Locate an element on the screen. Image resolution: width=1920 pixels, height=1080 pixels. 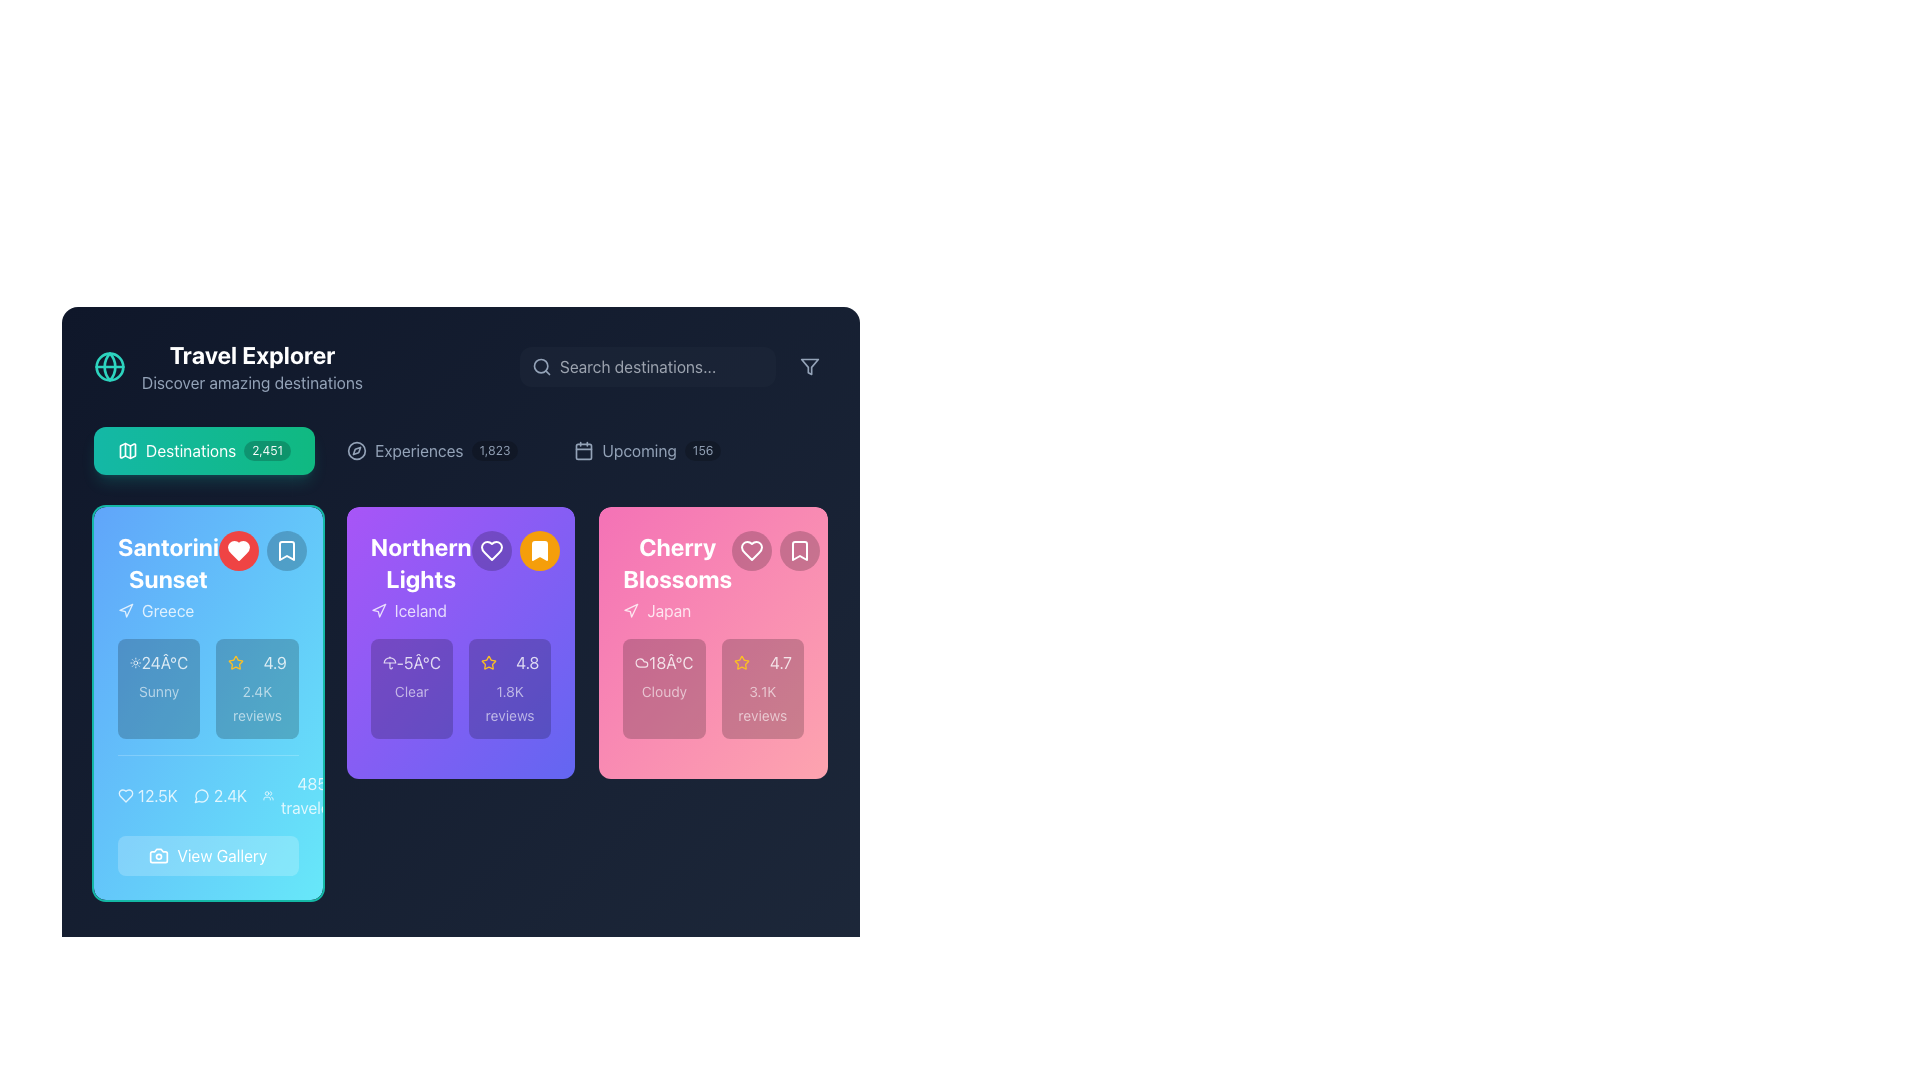
the weather and review details section of the 'Santorini Sunset' card, which is located in the first column of the cards grid, positioned in the middle of the card beneath the title is located at coordinates (208, 688).